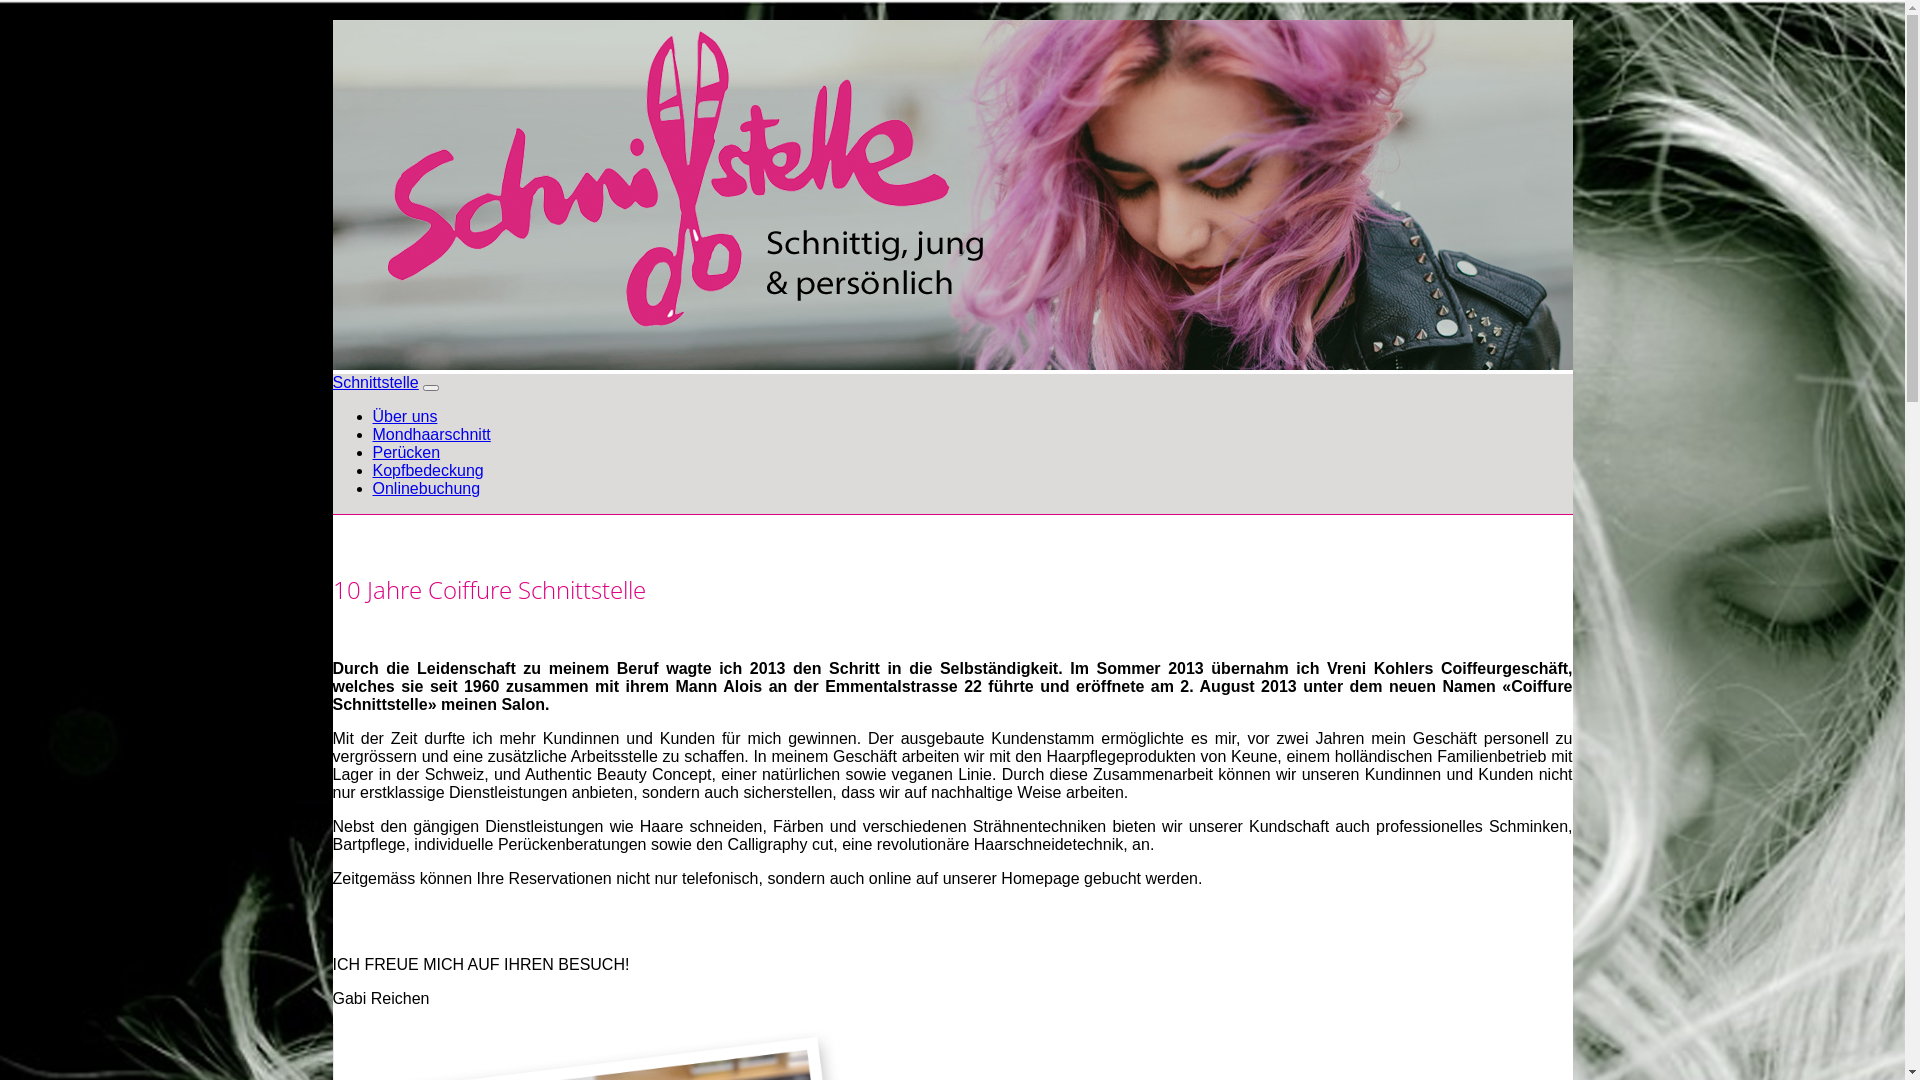  I want to click on 'Kopfbedeckung', so click(426, 470).